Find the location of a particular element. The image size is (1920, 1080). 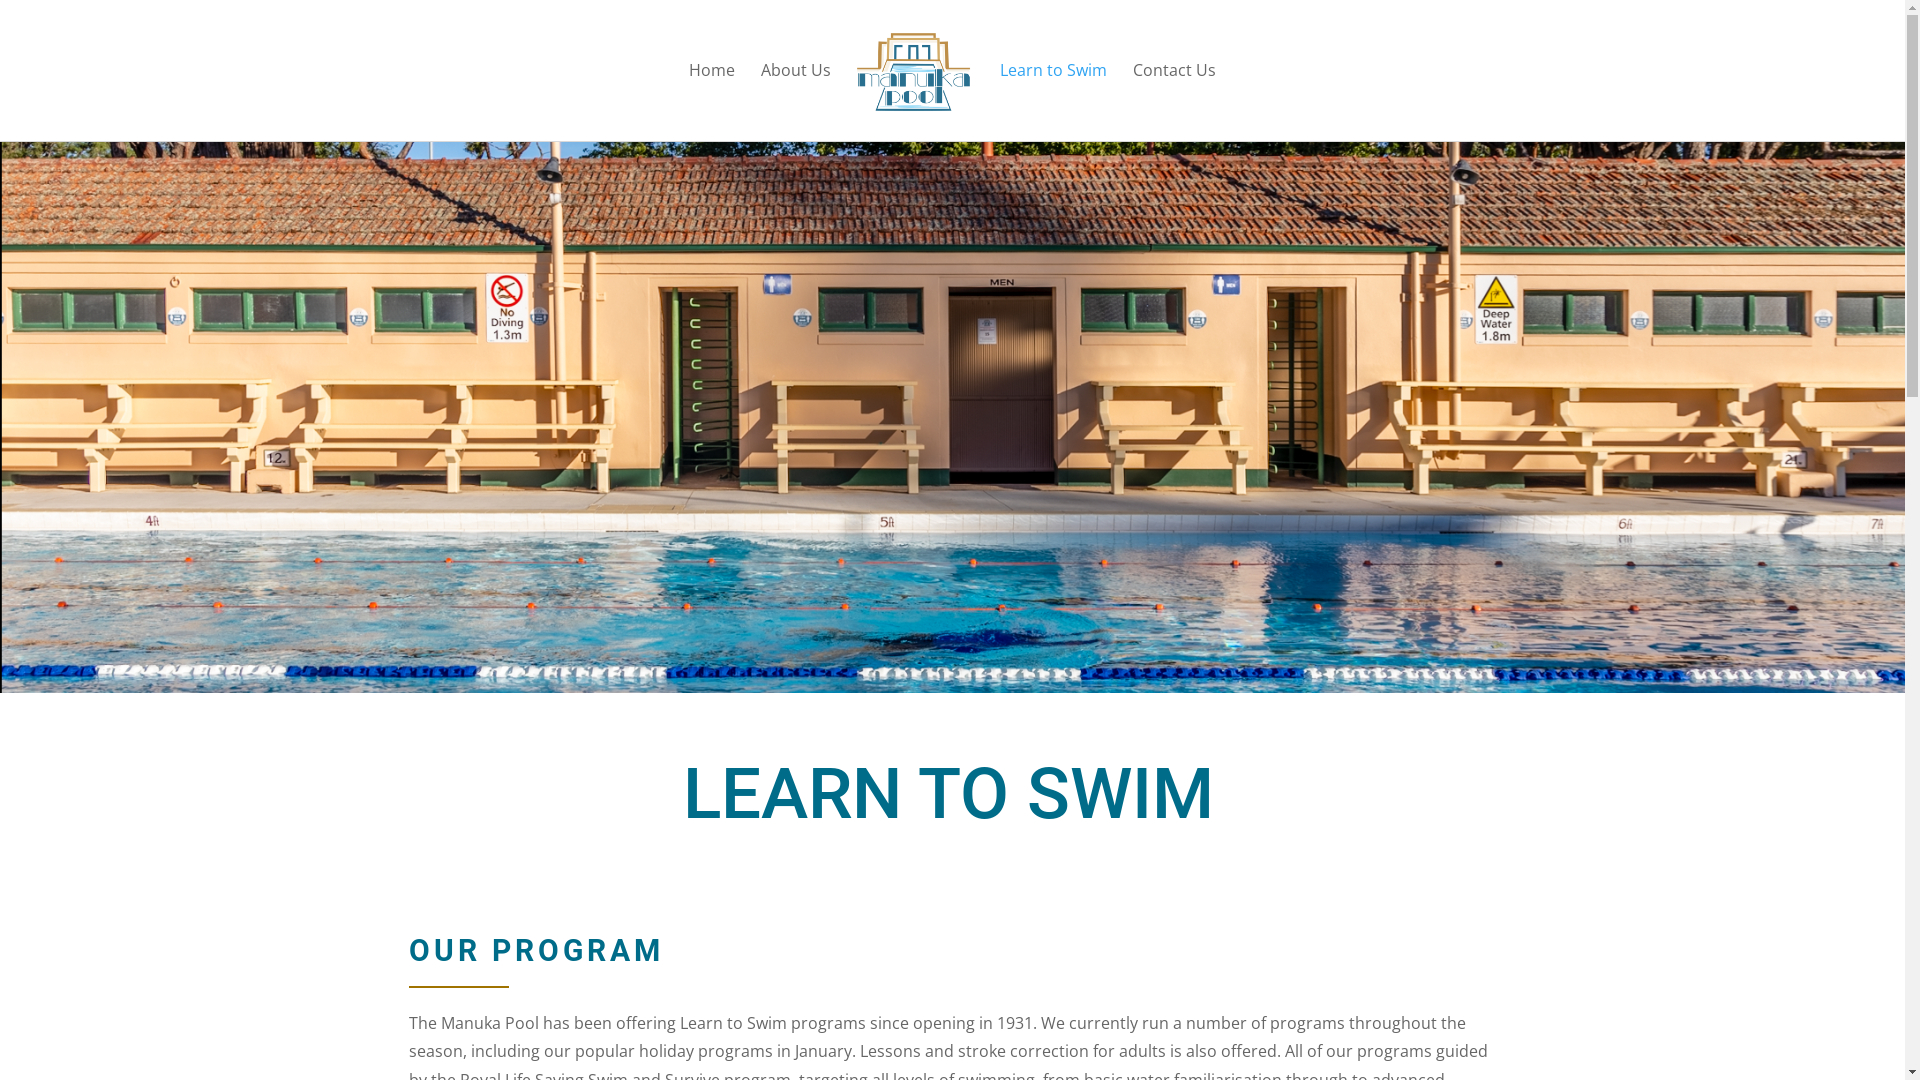

'Learn to Swim' is located at coordinates (1052, 101).